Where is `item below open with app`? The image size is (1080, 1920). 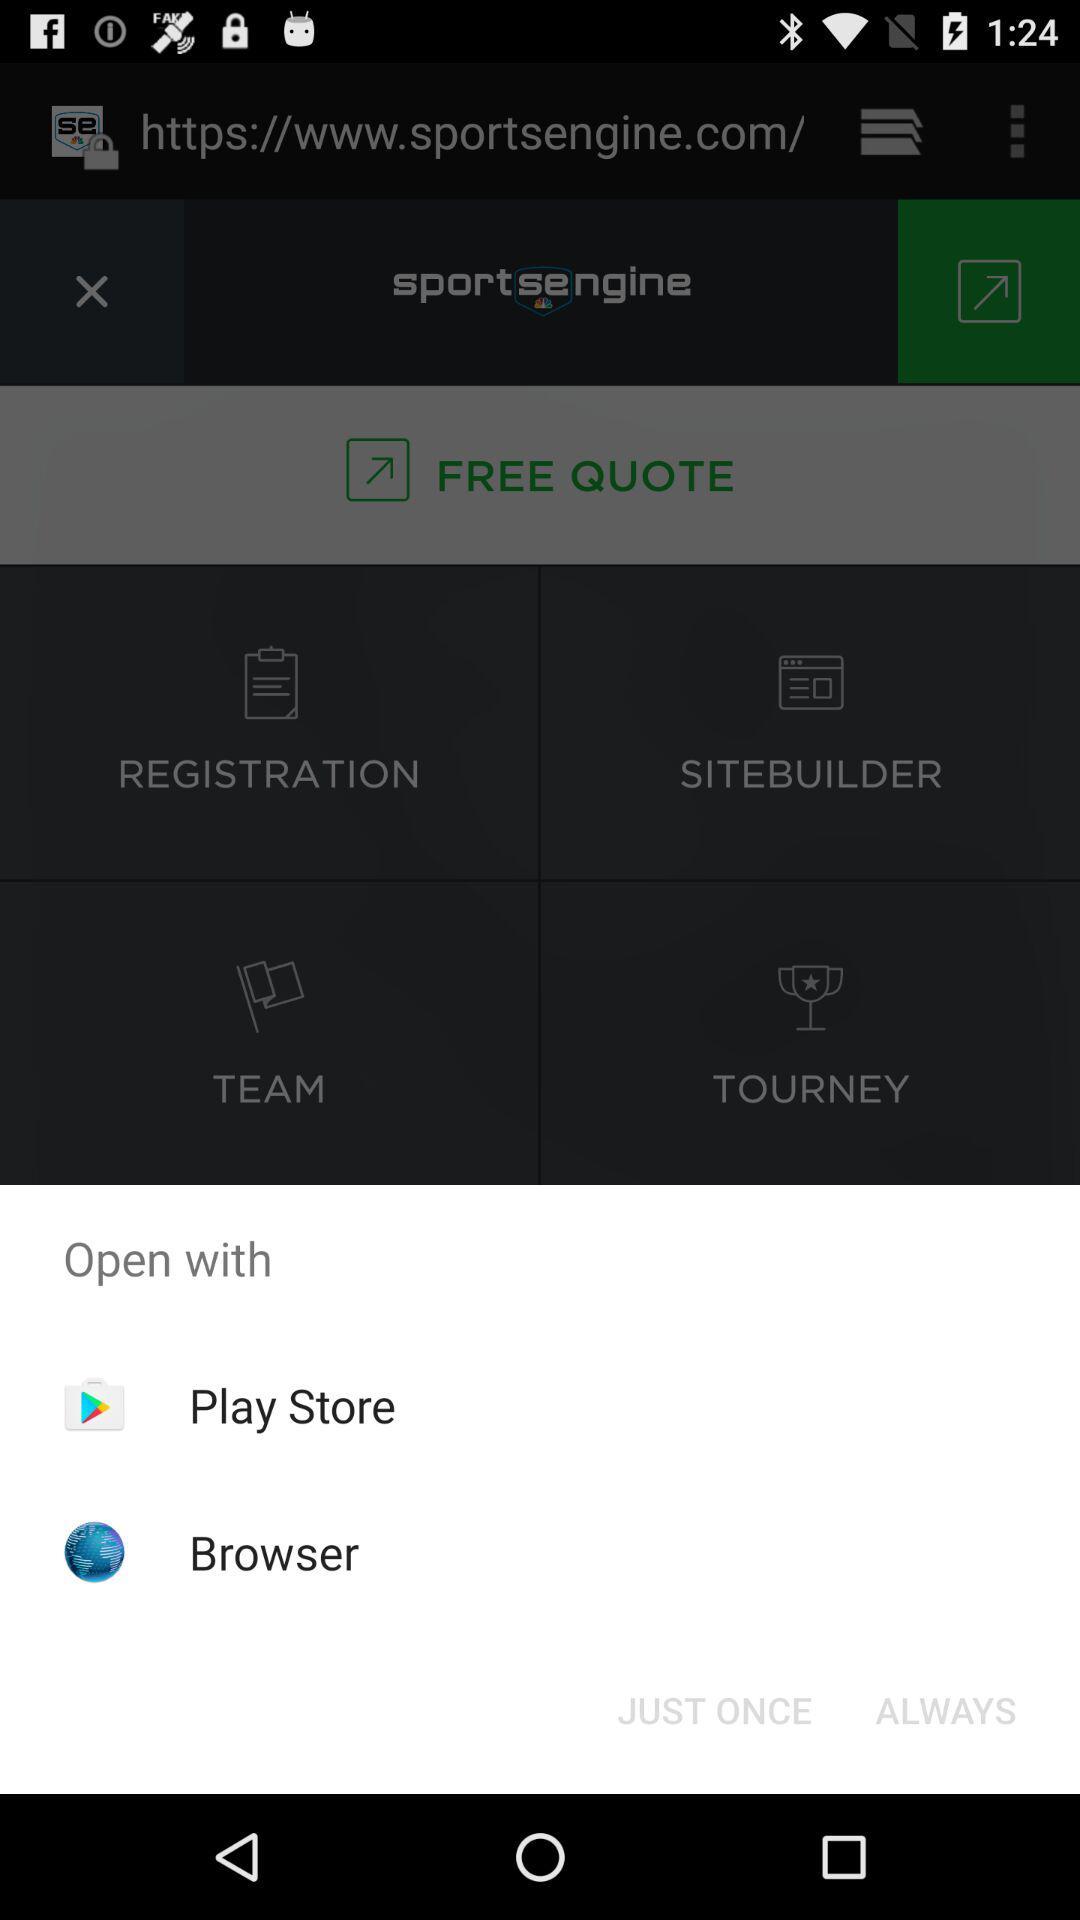 item below open with app is located at coordinates (945, 1708).